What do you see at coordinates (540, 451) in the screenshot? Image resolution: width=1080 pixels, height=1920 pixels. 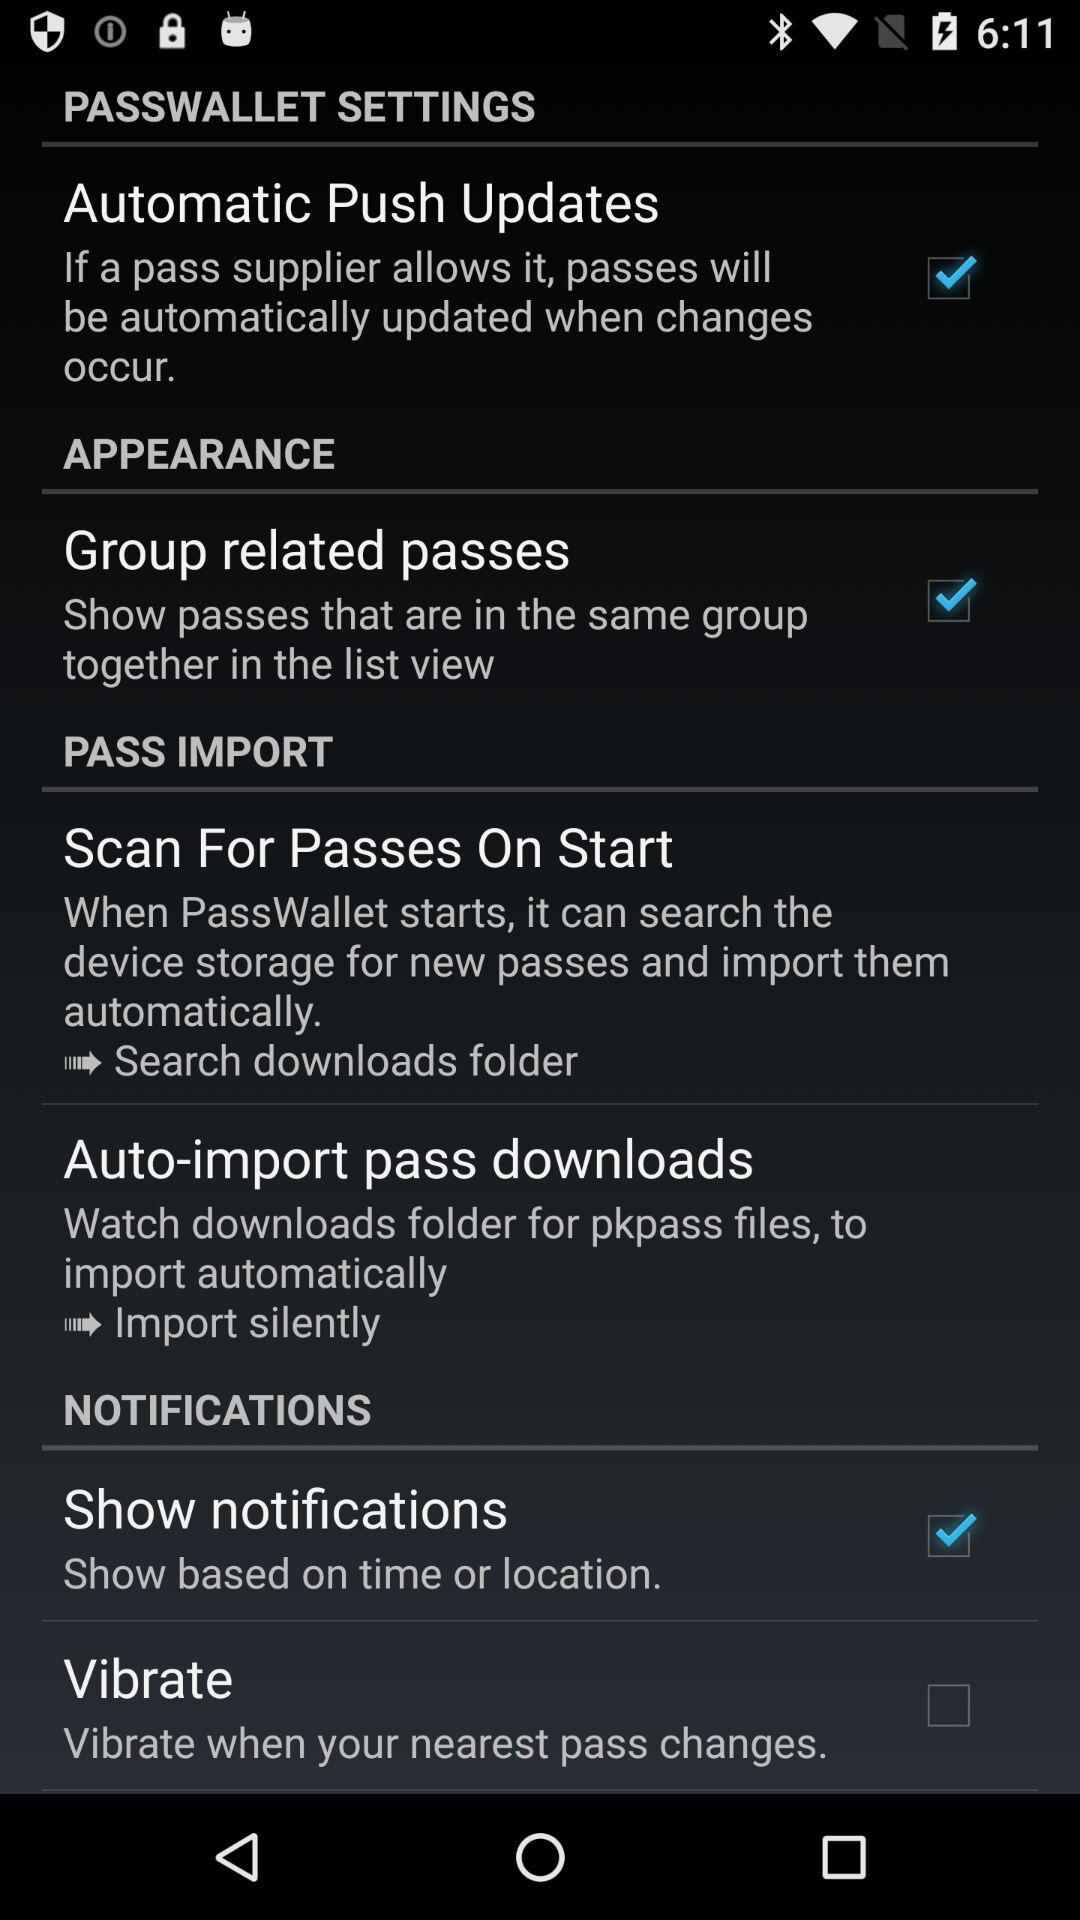 I see `the appearance app` at bounding box center [540, 451].